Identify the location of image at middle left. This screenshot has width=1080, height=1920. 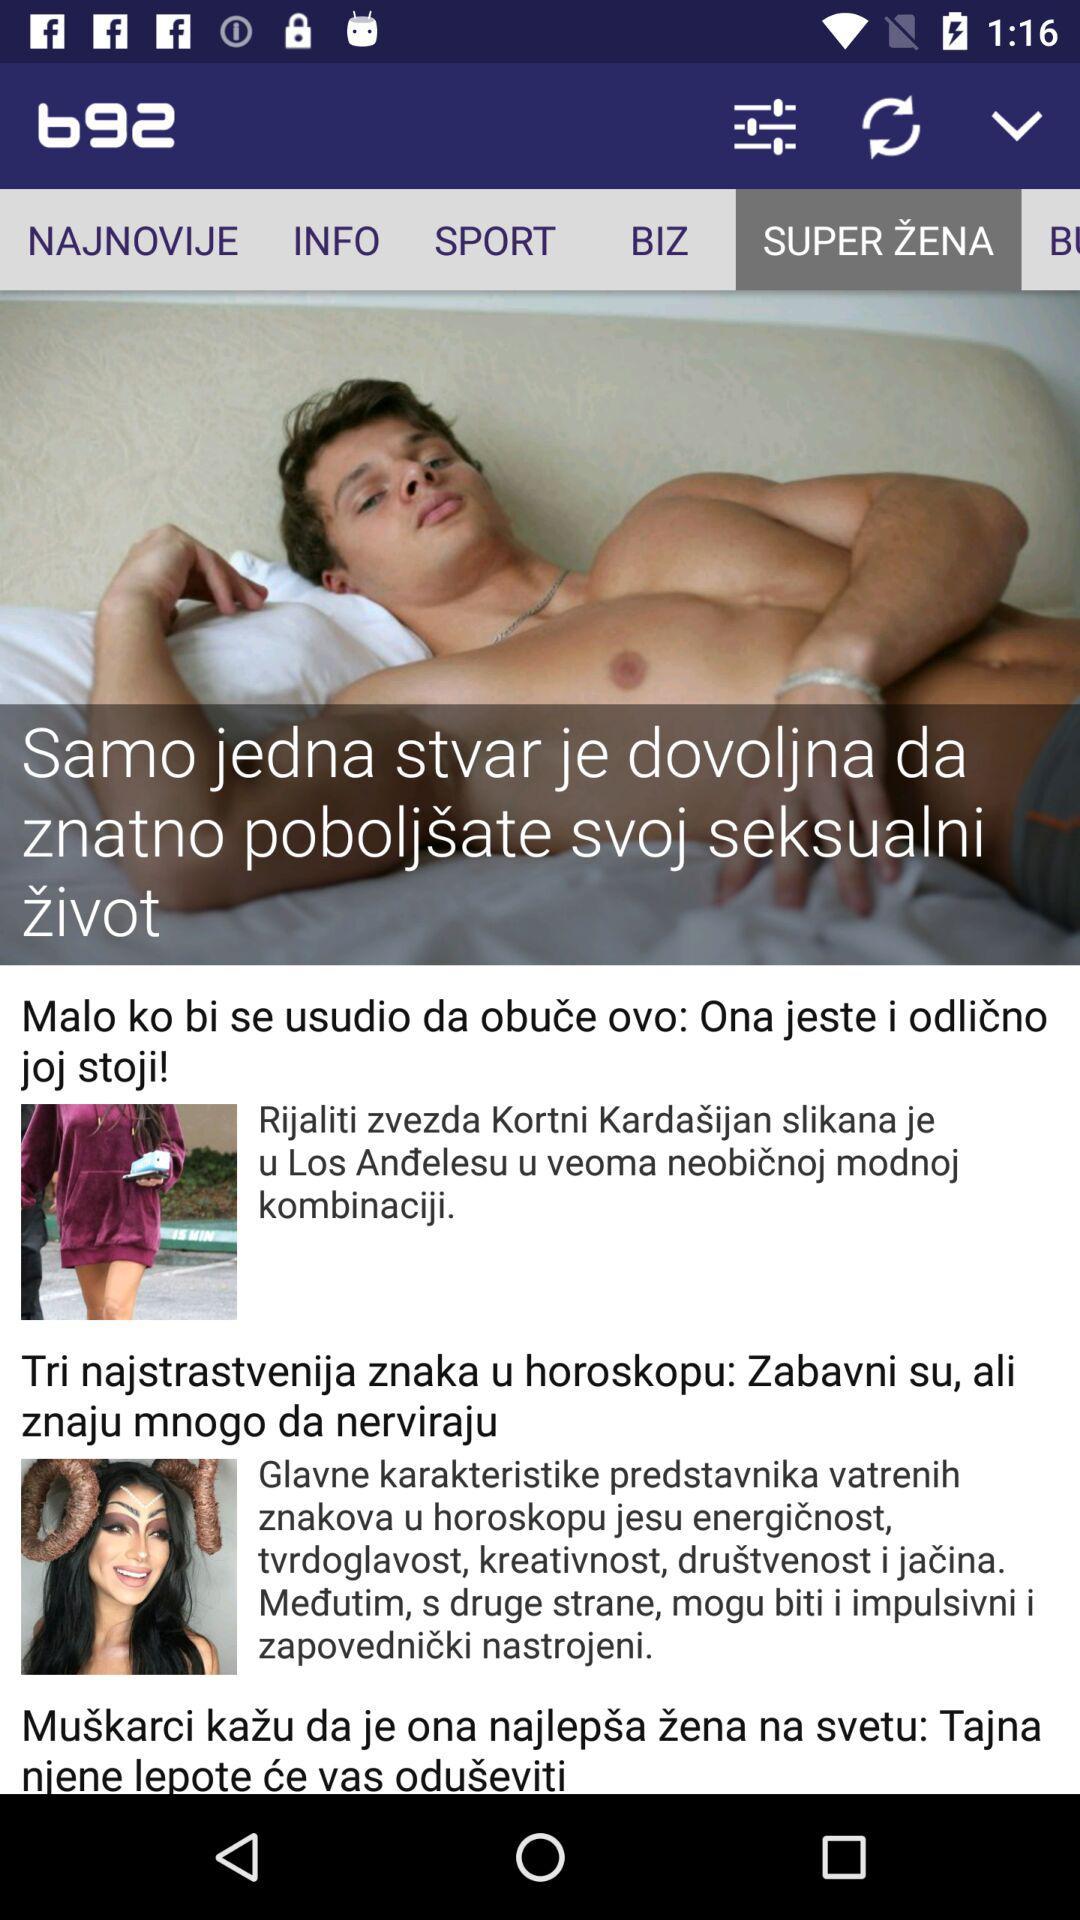
(128, 1210).